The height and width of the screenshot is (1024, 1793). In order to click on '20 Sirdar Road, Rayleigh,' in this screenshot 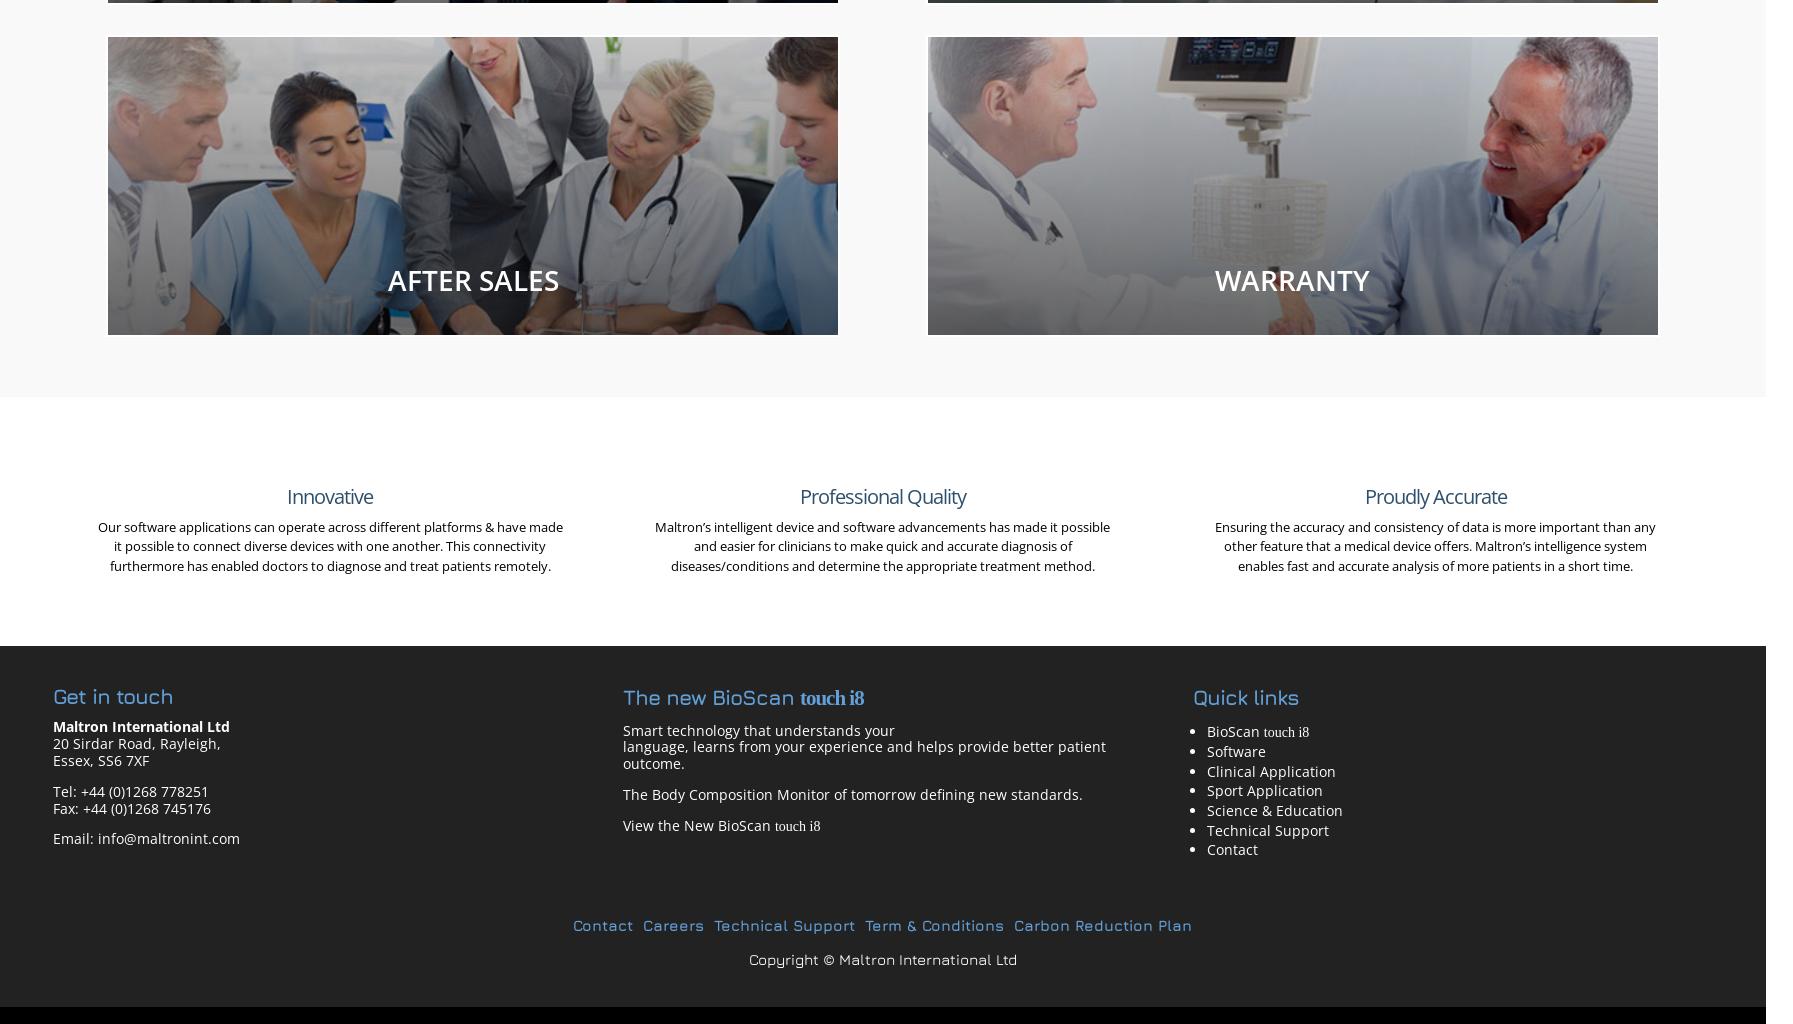, I will do `click(50, 742)`.